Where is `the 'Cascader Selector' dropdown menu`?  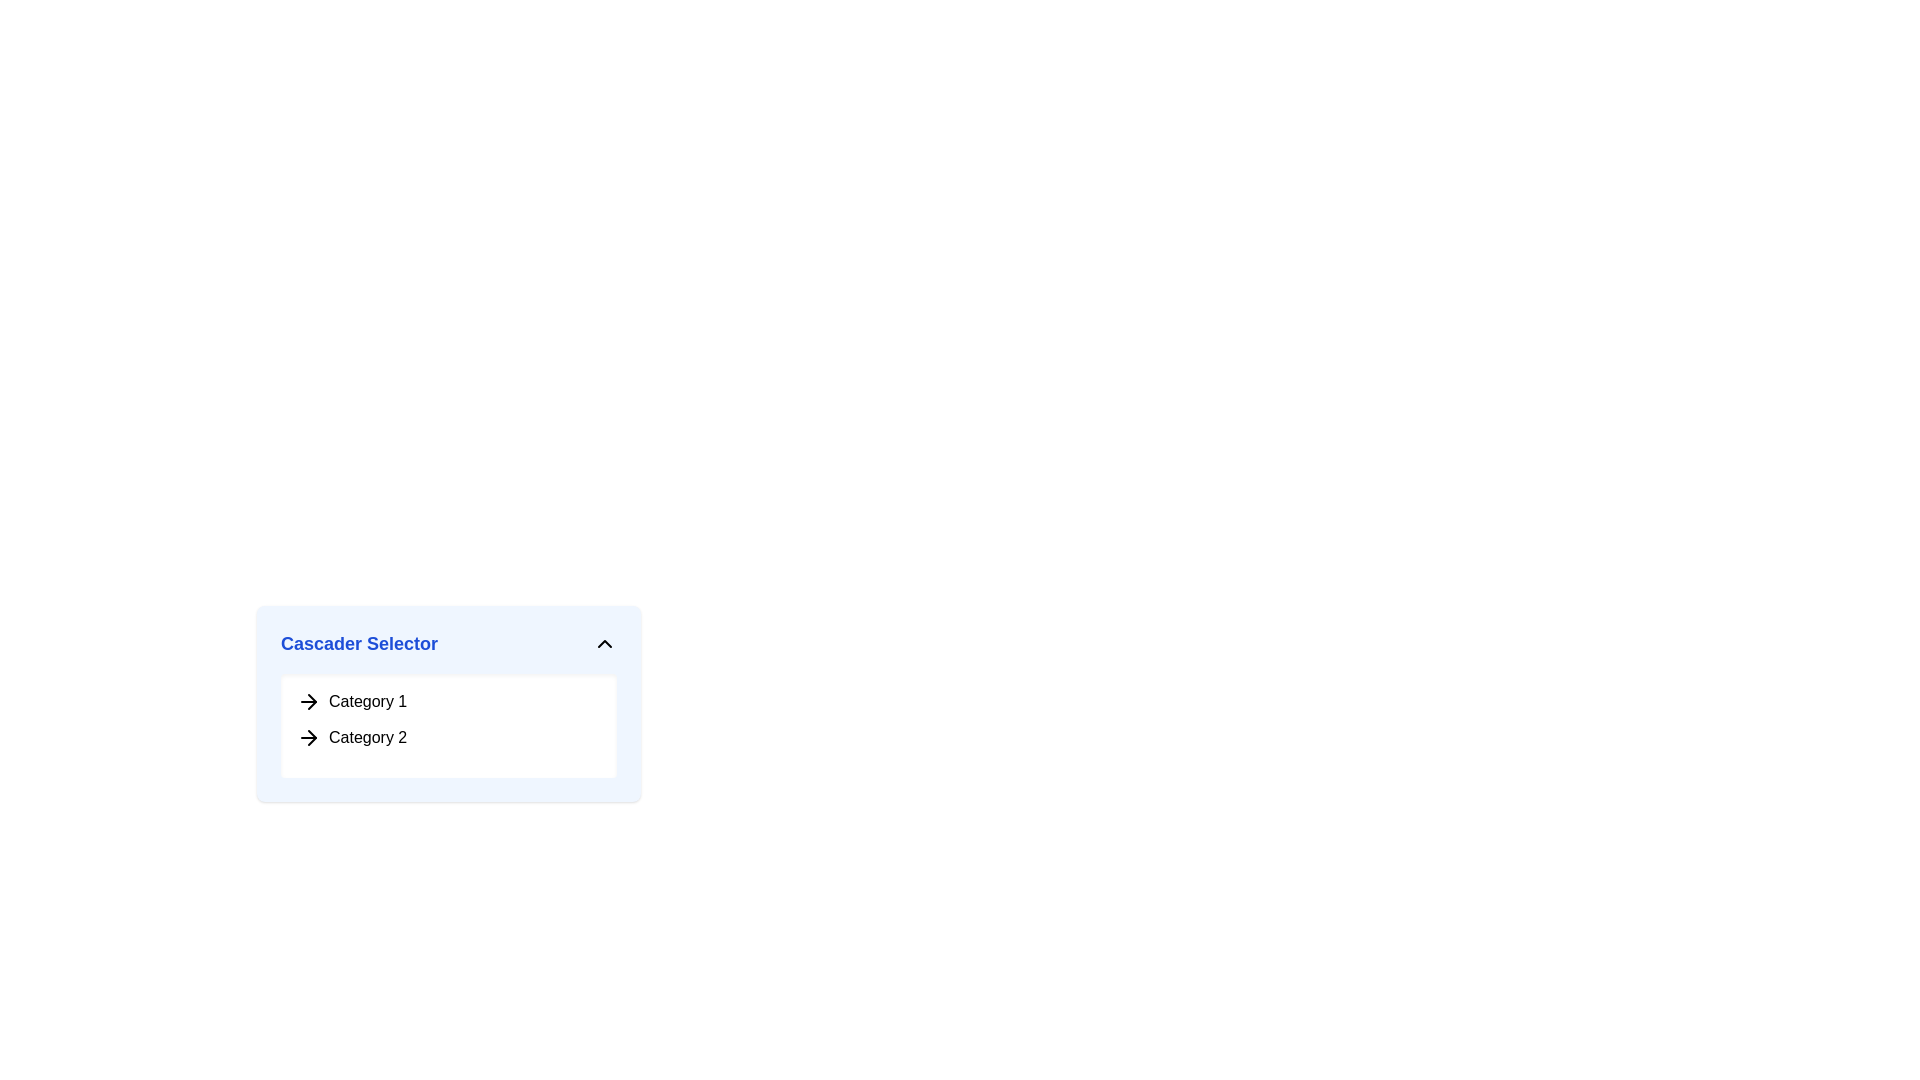 the 'Cascader Selector' dropdown menu is located at coordinates (448, 703).